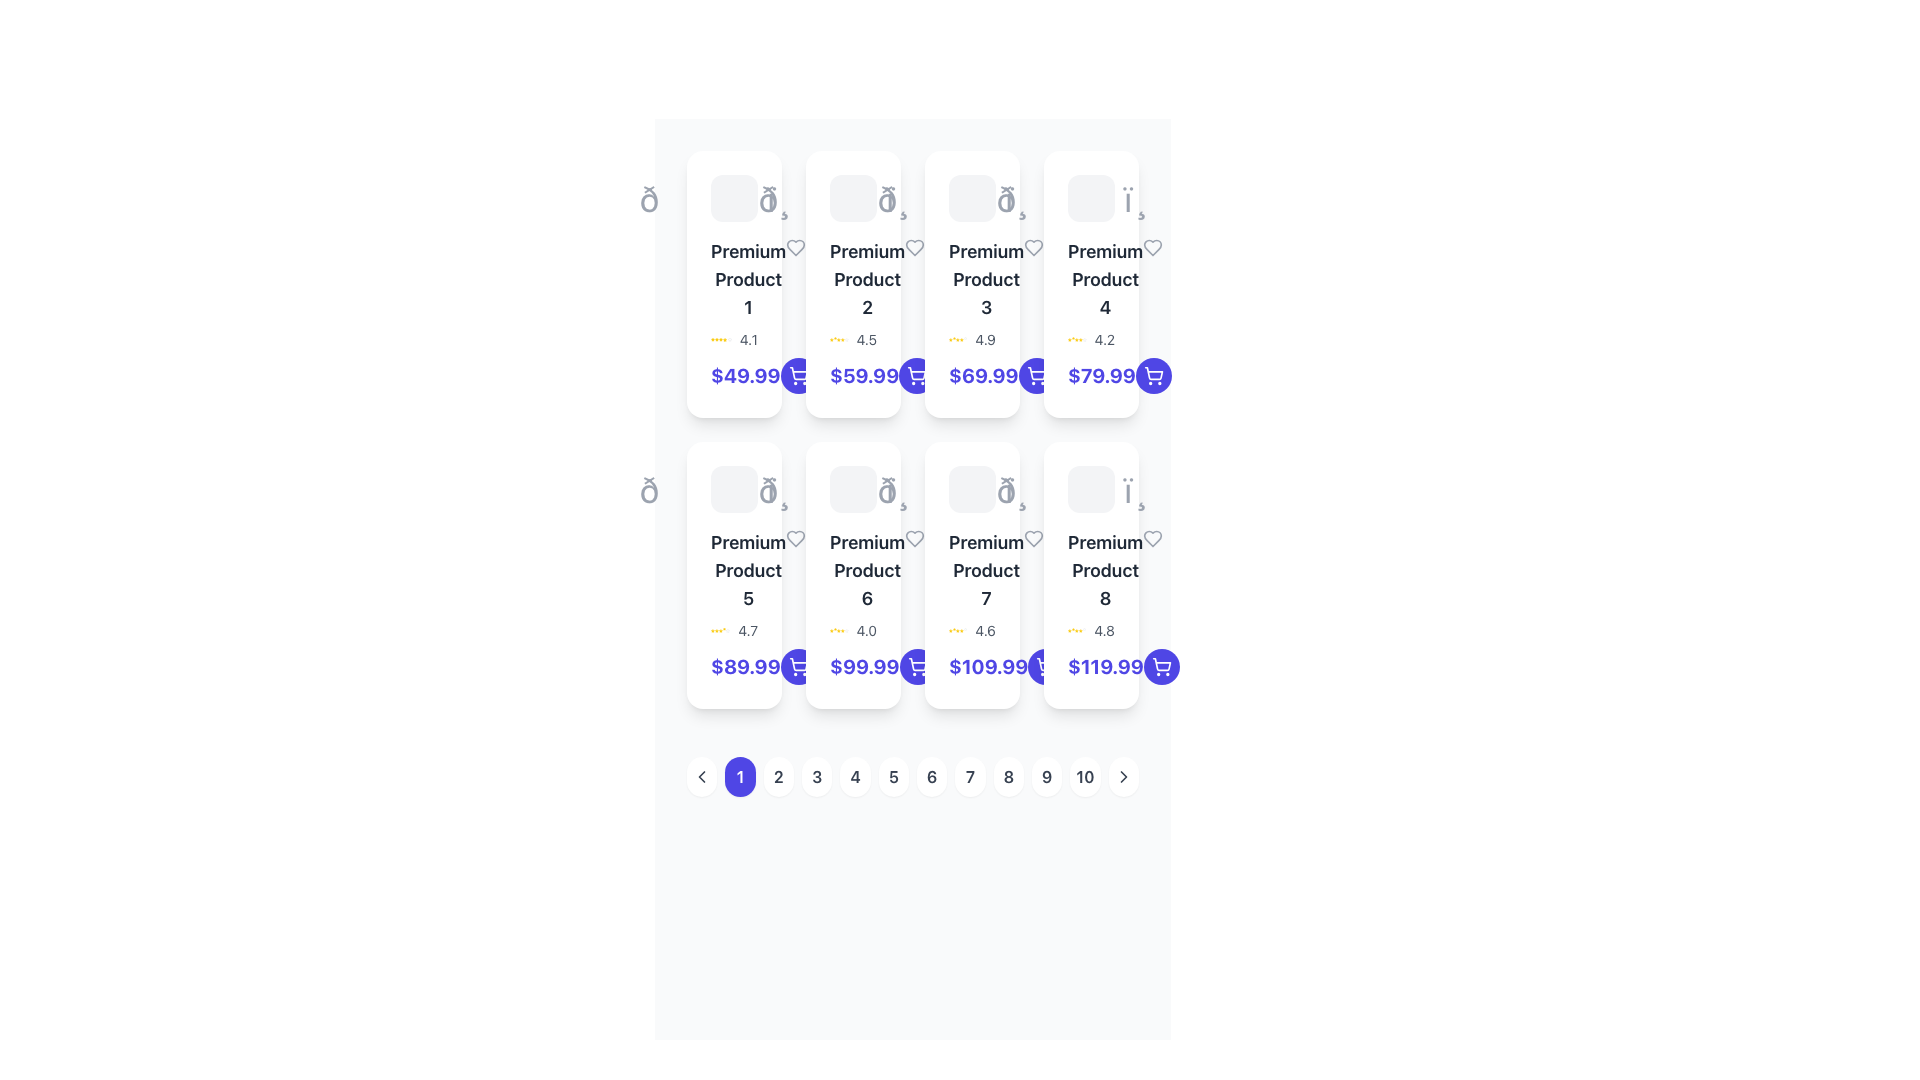 This screenshot has height=1080, width=1920. What do you see at coordinates (1153, 375) in the screenshot?
I see `the Icon Button located at the bottom-right corner of the card for 'Premium Product 4'` at bounding box center [1153, 375].